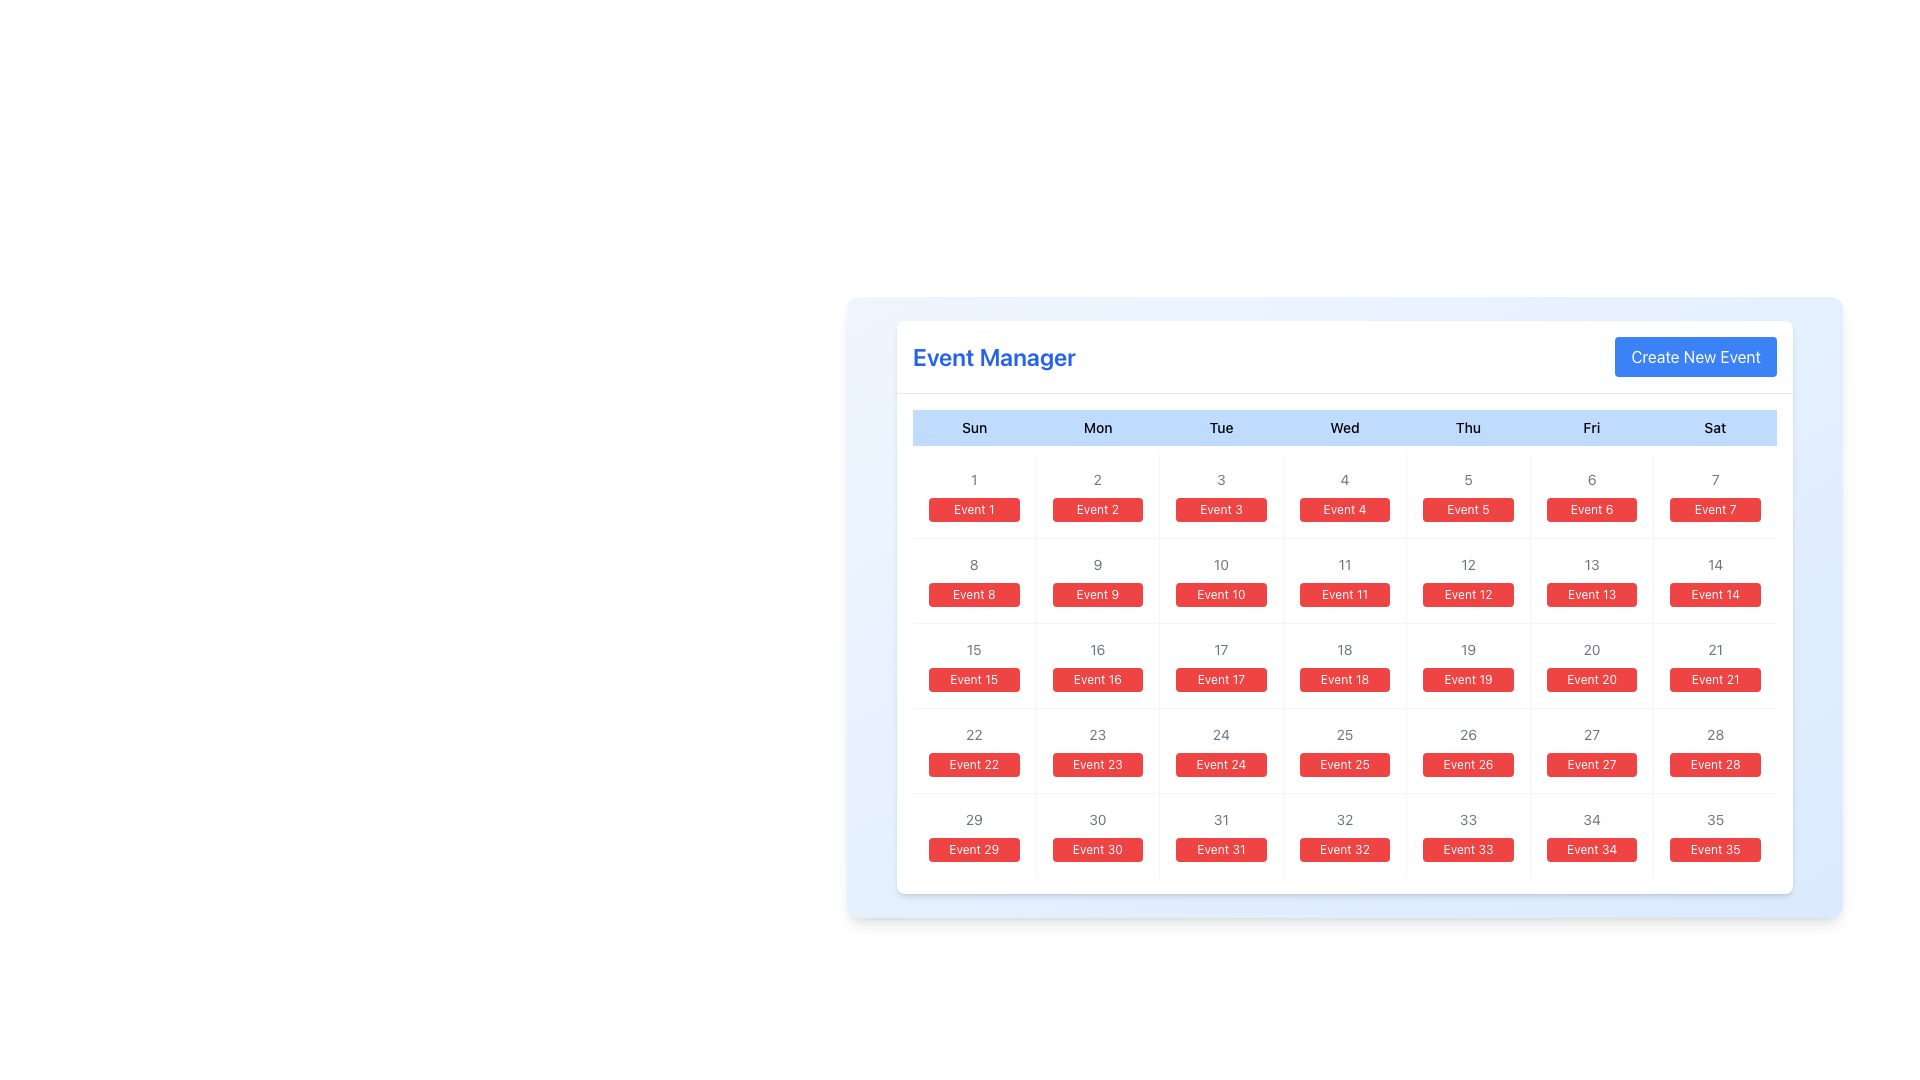 This screenshot has height=1080, width=1920. Describe the element at coordinates (1220, 666) in the screenshot. I see `the Calendar date box representing the day '17' with the event 'Event 17'` at that location.